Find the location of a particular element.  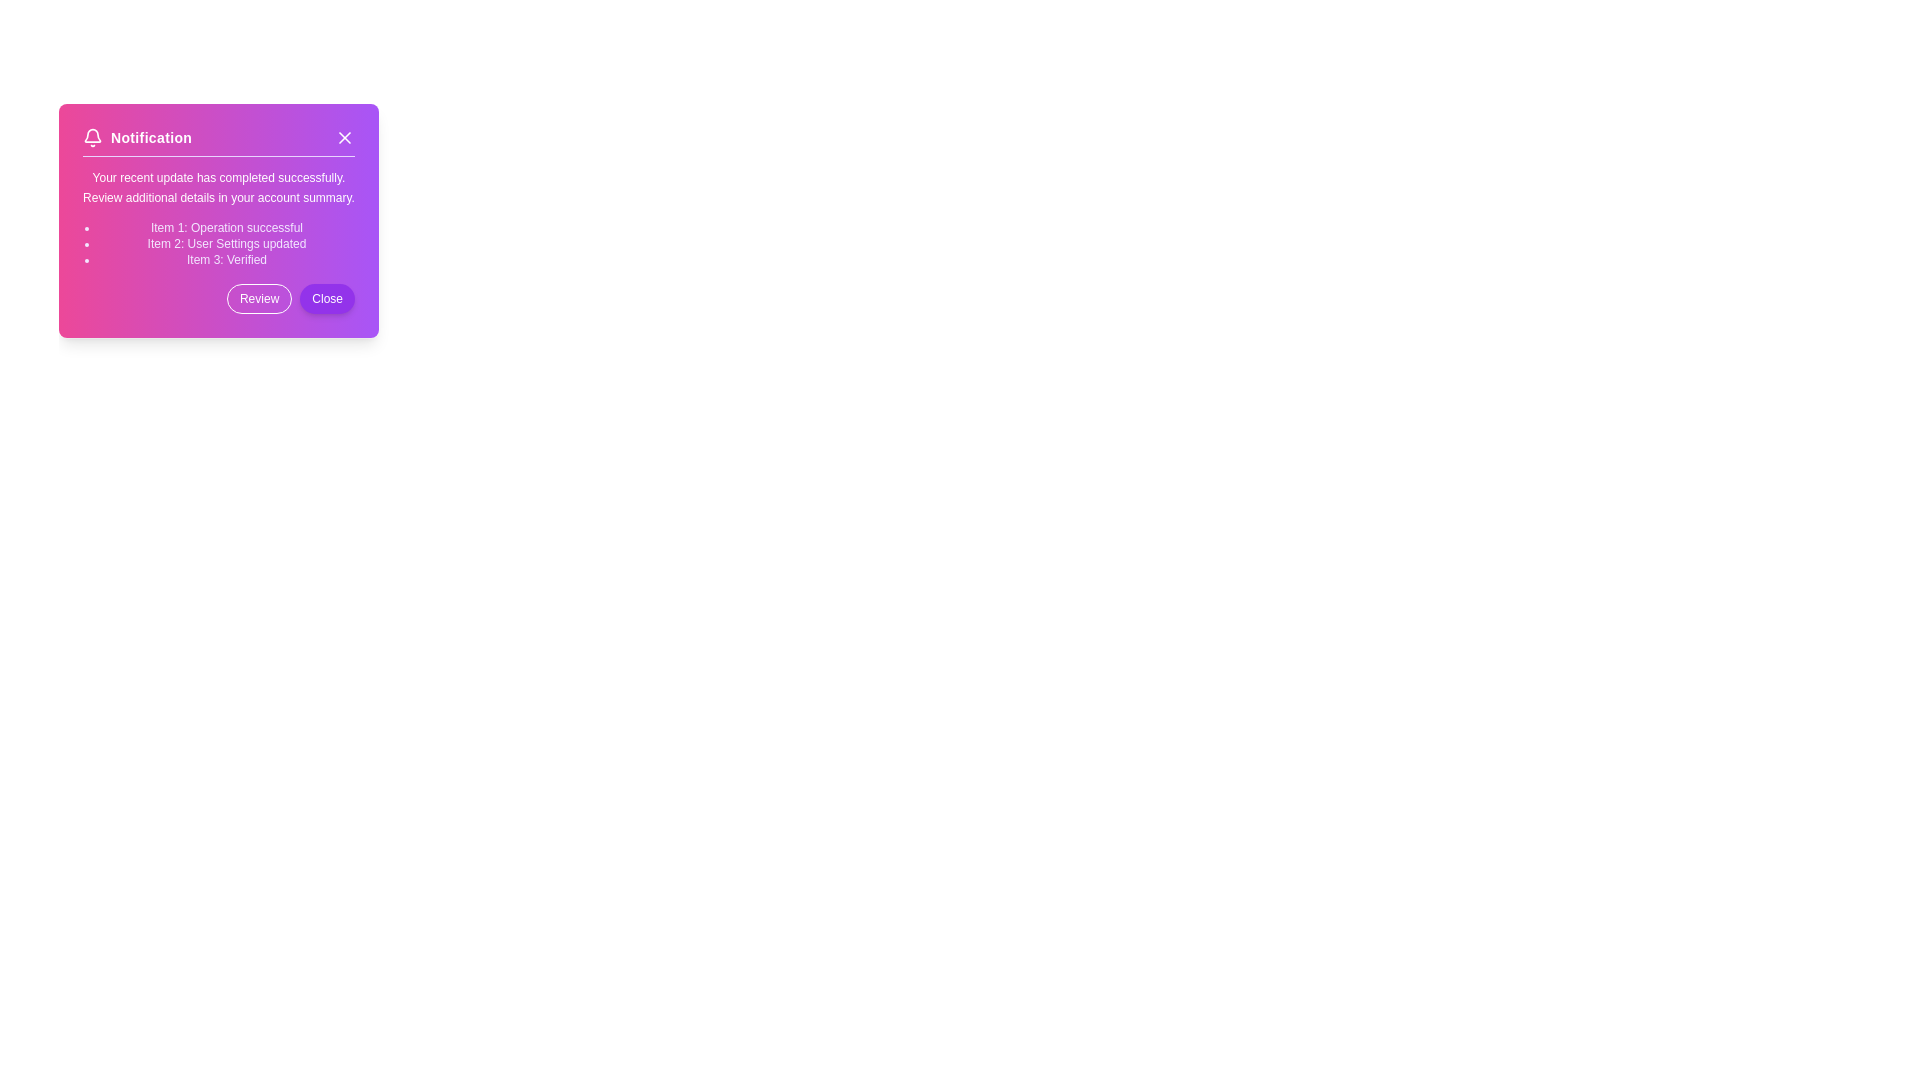

the Header Section of the notification panel, which indicates the function as 'Notification' is located at coordinates (136, 137).